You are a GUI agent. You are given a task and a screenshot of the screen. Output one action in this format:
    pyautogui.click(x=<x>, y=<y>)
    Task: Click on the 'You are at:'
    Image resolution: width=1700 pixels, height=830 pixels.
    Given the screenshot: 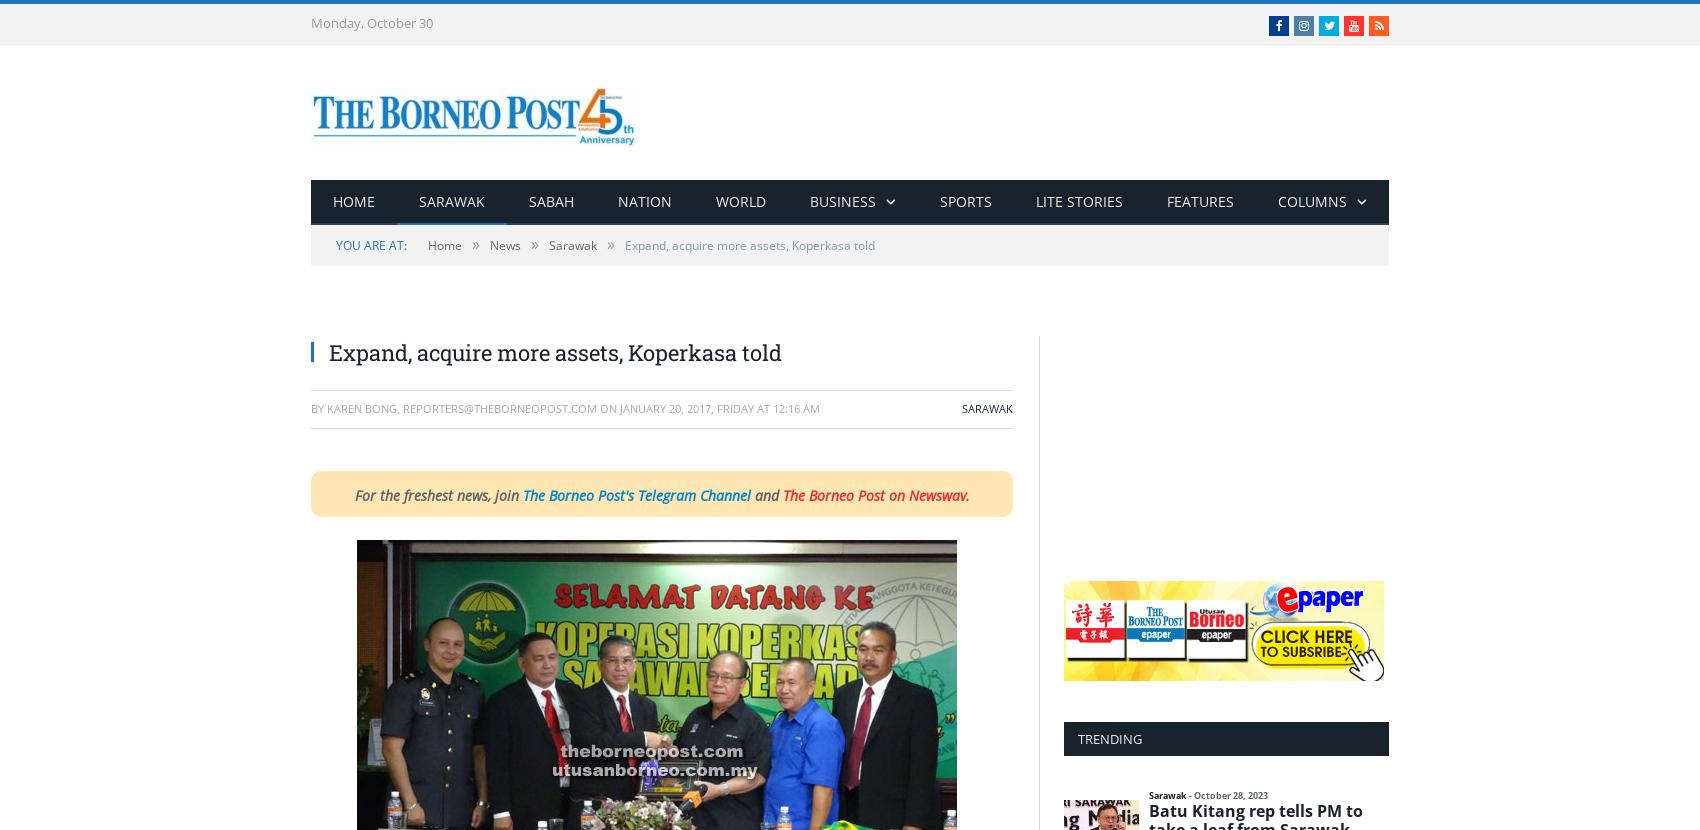 What is the action you would take?
    pyautogui.click(x=334, y=244)
    